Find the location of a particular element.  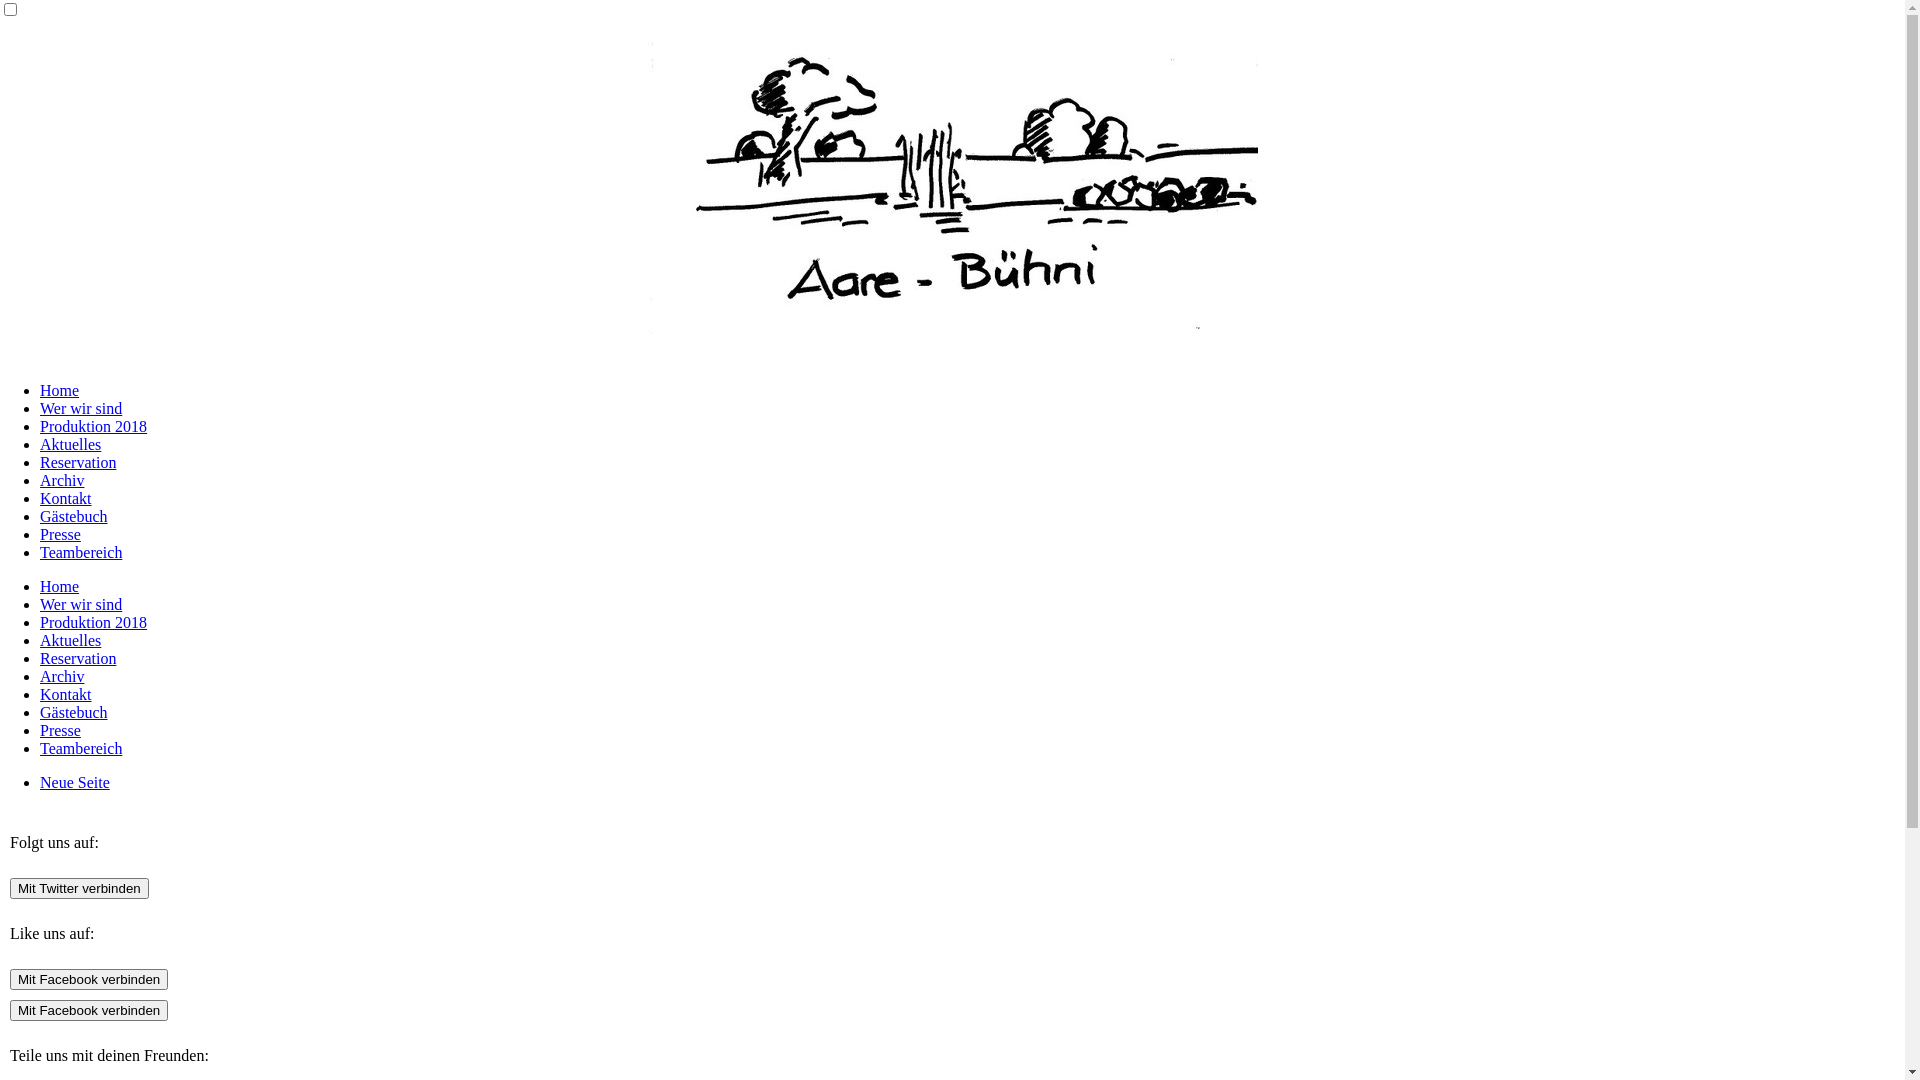

'Kontakt' is located at coordinates (66, 693).